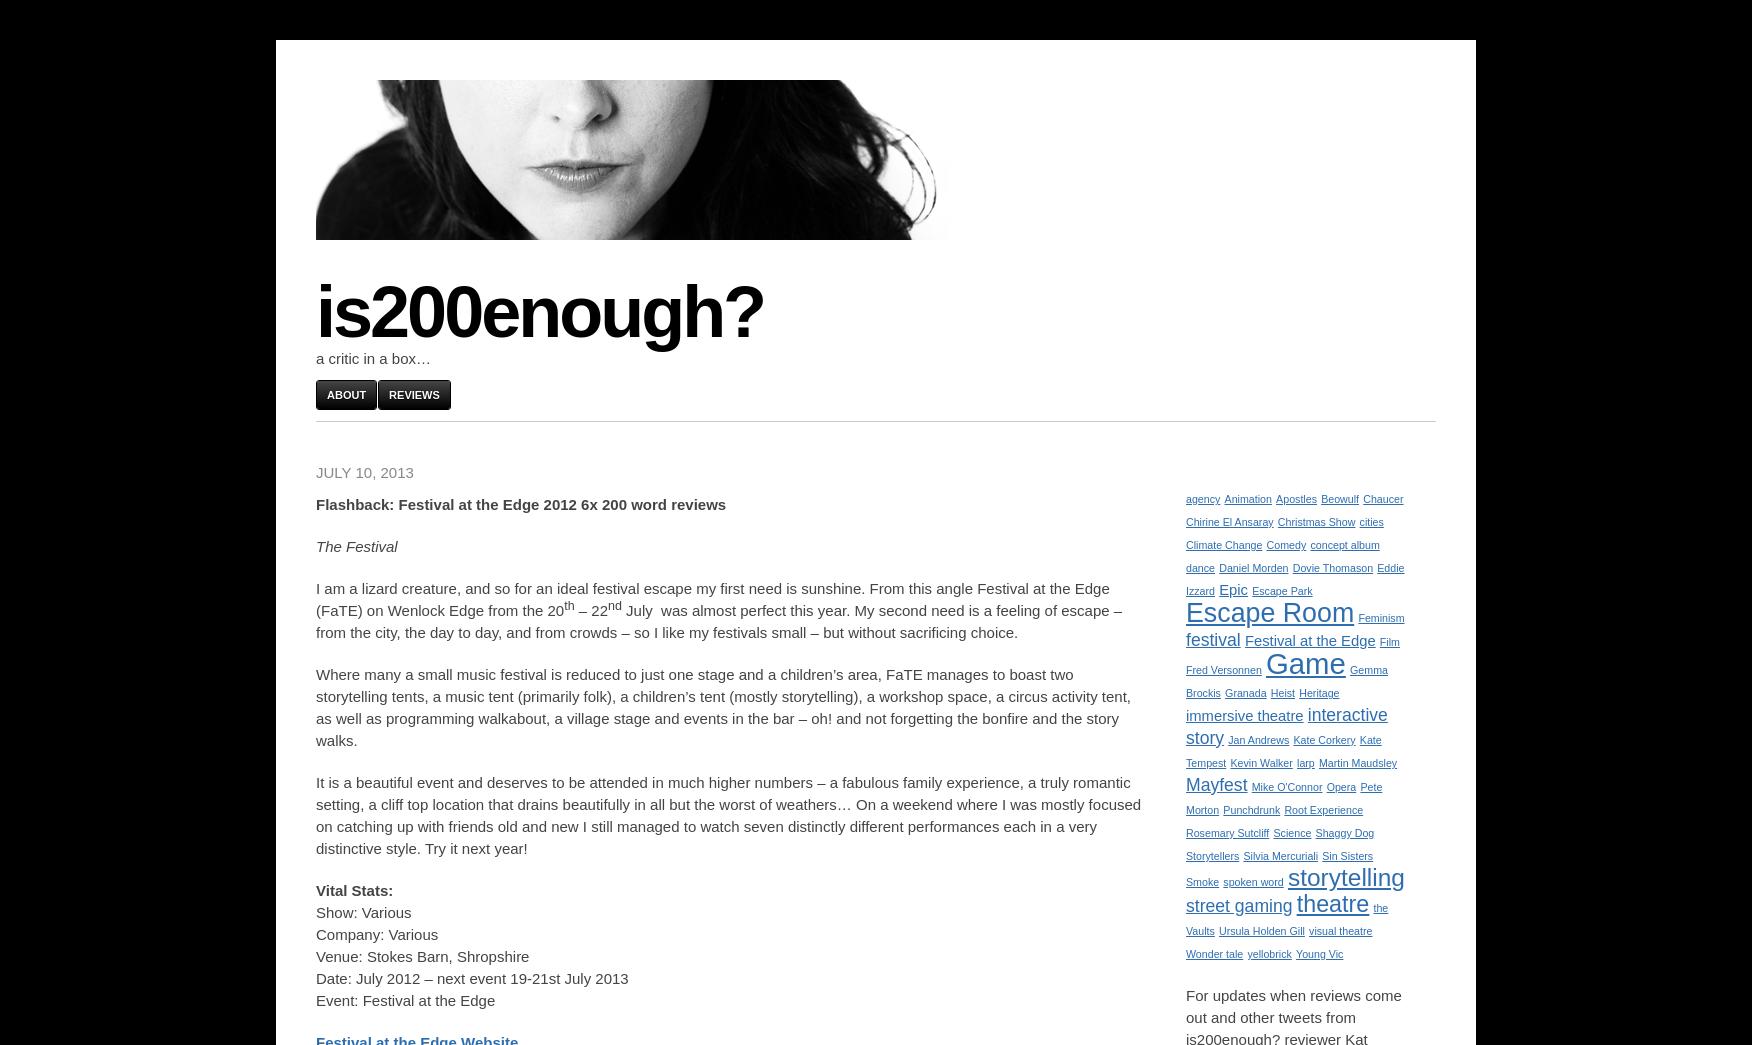 Image resolution: width=1752 pixels, height=1045 pixels. I want to click on 'Animation', so click(1246, 497).